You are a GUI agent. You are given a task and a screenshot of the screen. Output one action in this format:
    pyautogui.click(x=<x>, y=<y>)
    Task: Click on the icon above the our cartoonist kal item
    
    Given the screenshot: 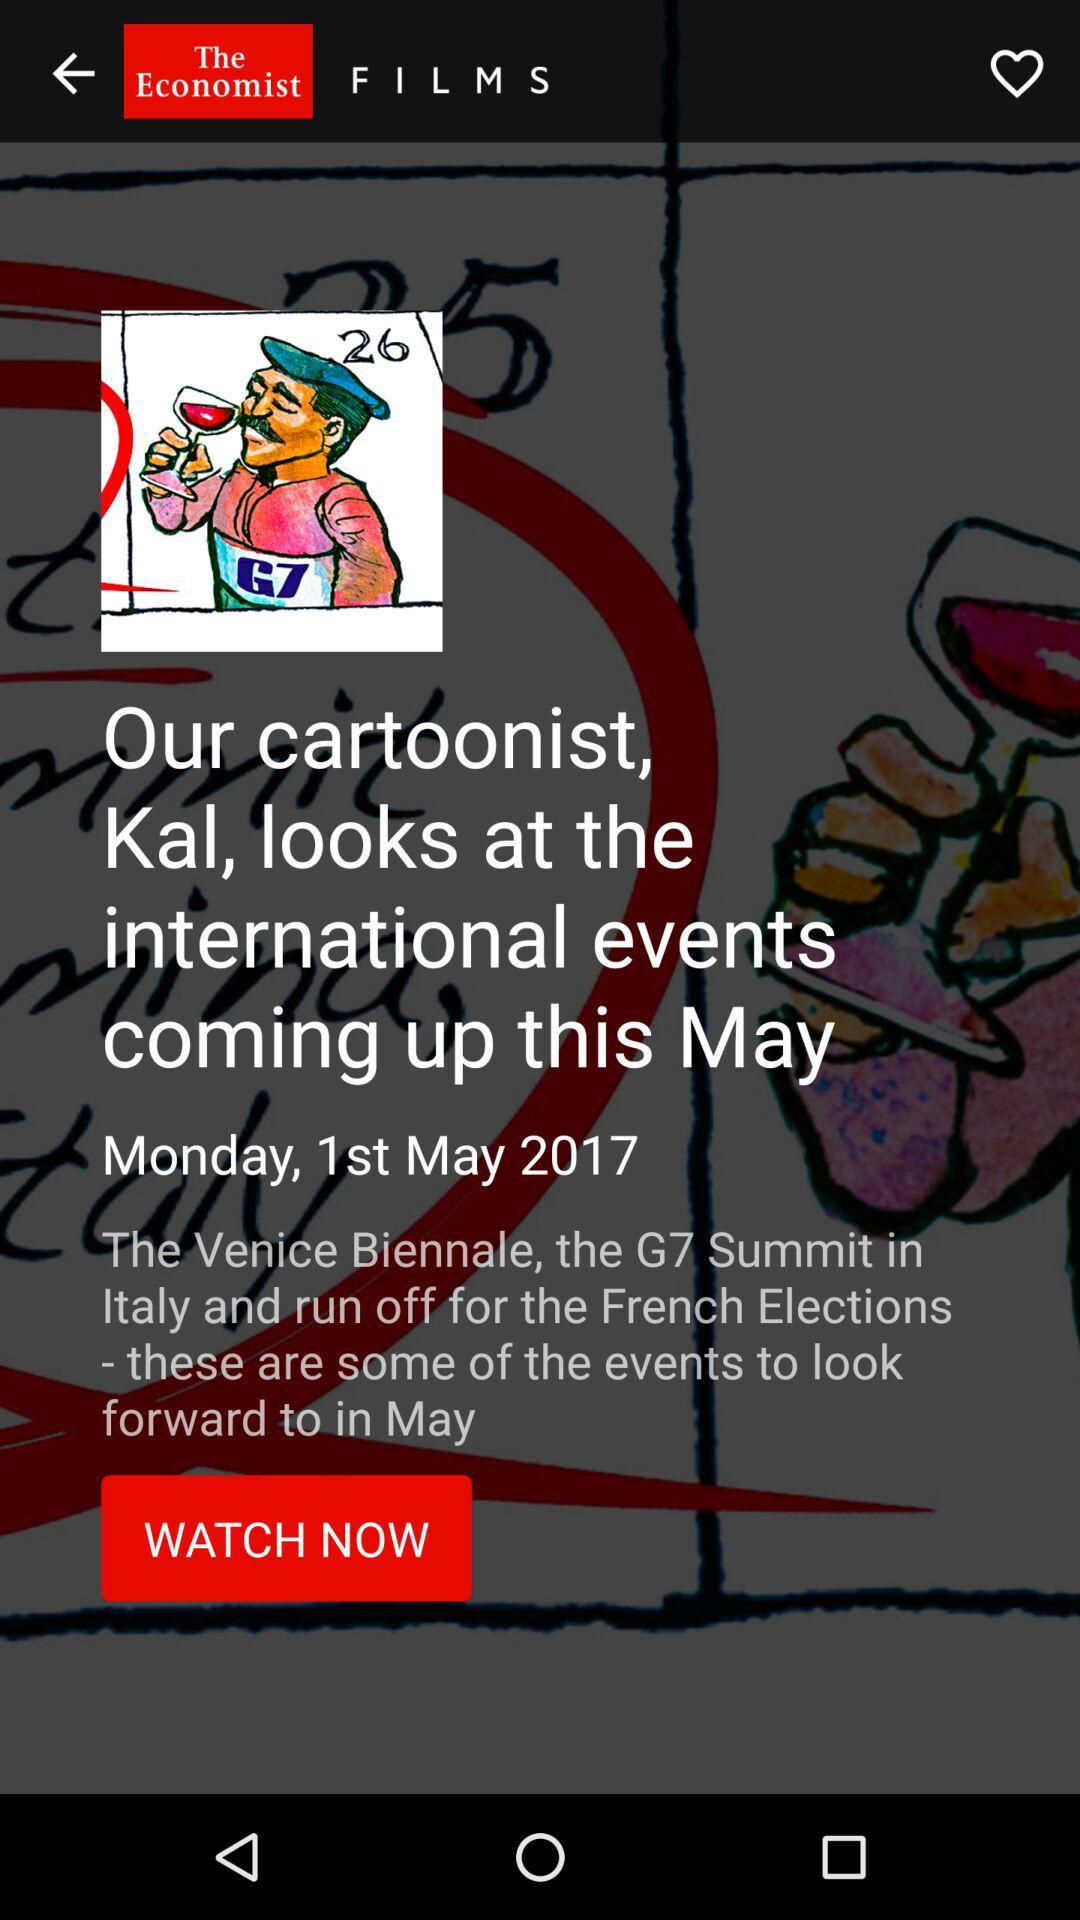 What is the action you would take?
    pyautogui.click(x=1017, y=73)
    